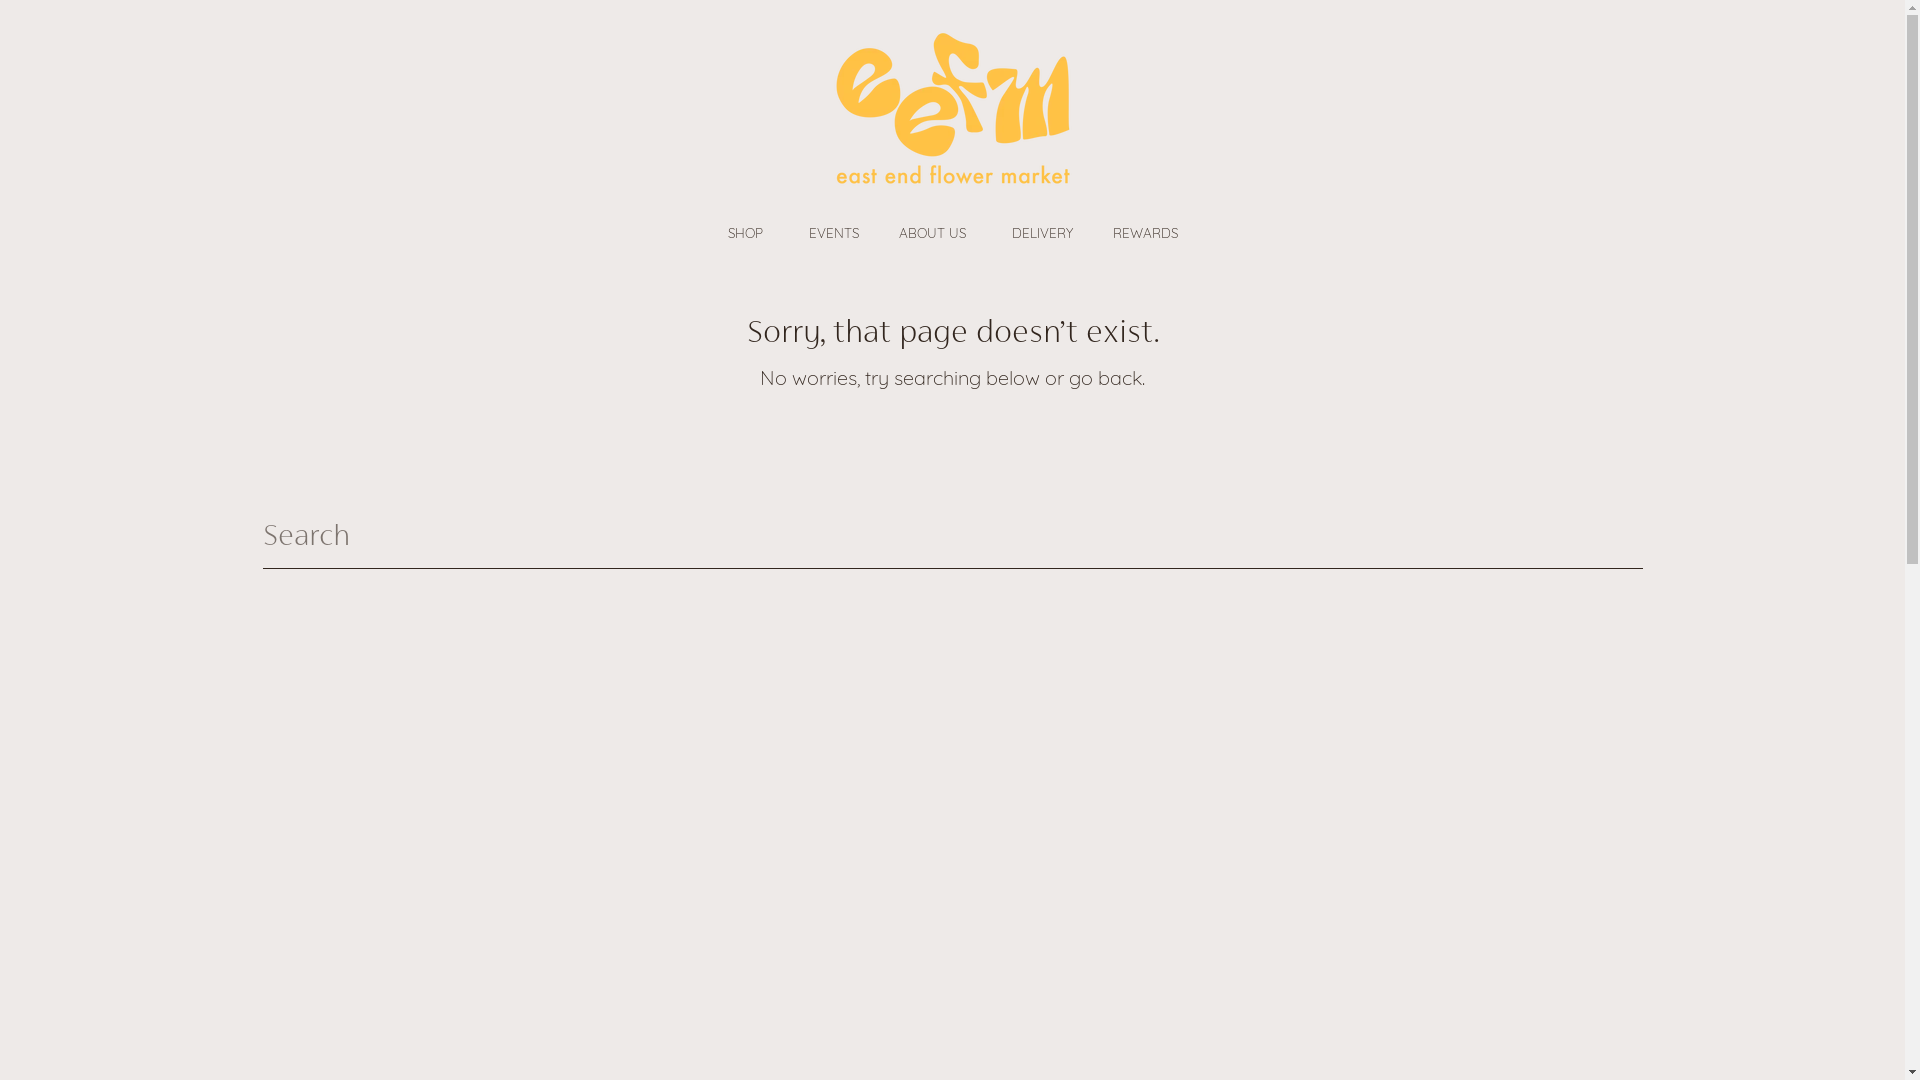 This screenshot has width=1920, height=1080. Describe the element at coordinates (1625, 112) in the screenshot. I see `'Cart'` at that location.